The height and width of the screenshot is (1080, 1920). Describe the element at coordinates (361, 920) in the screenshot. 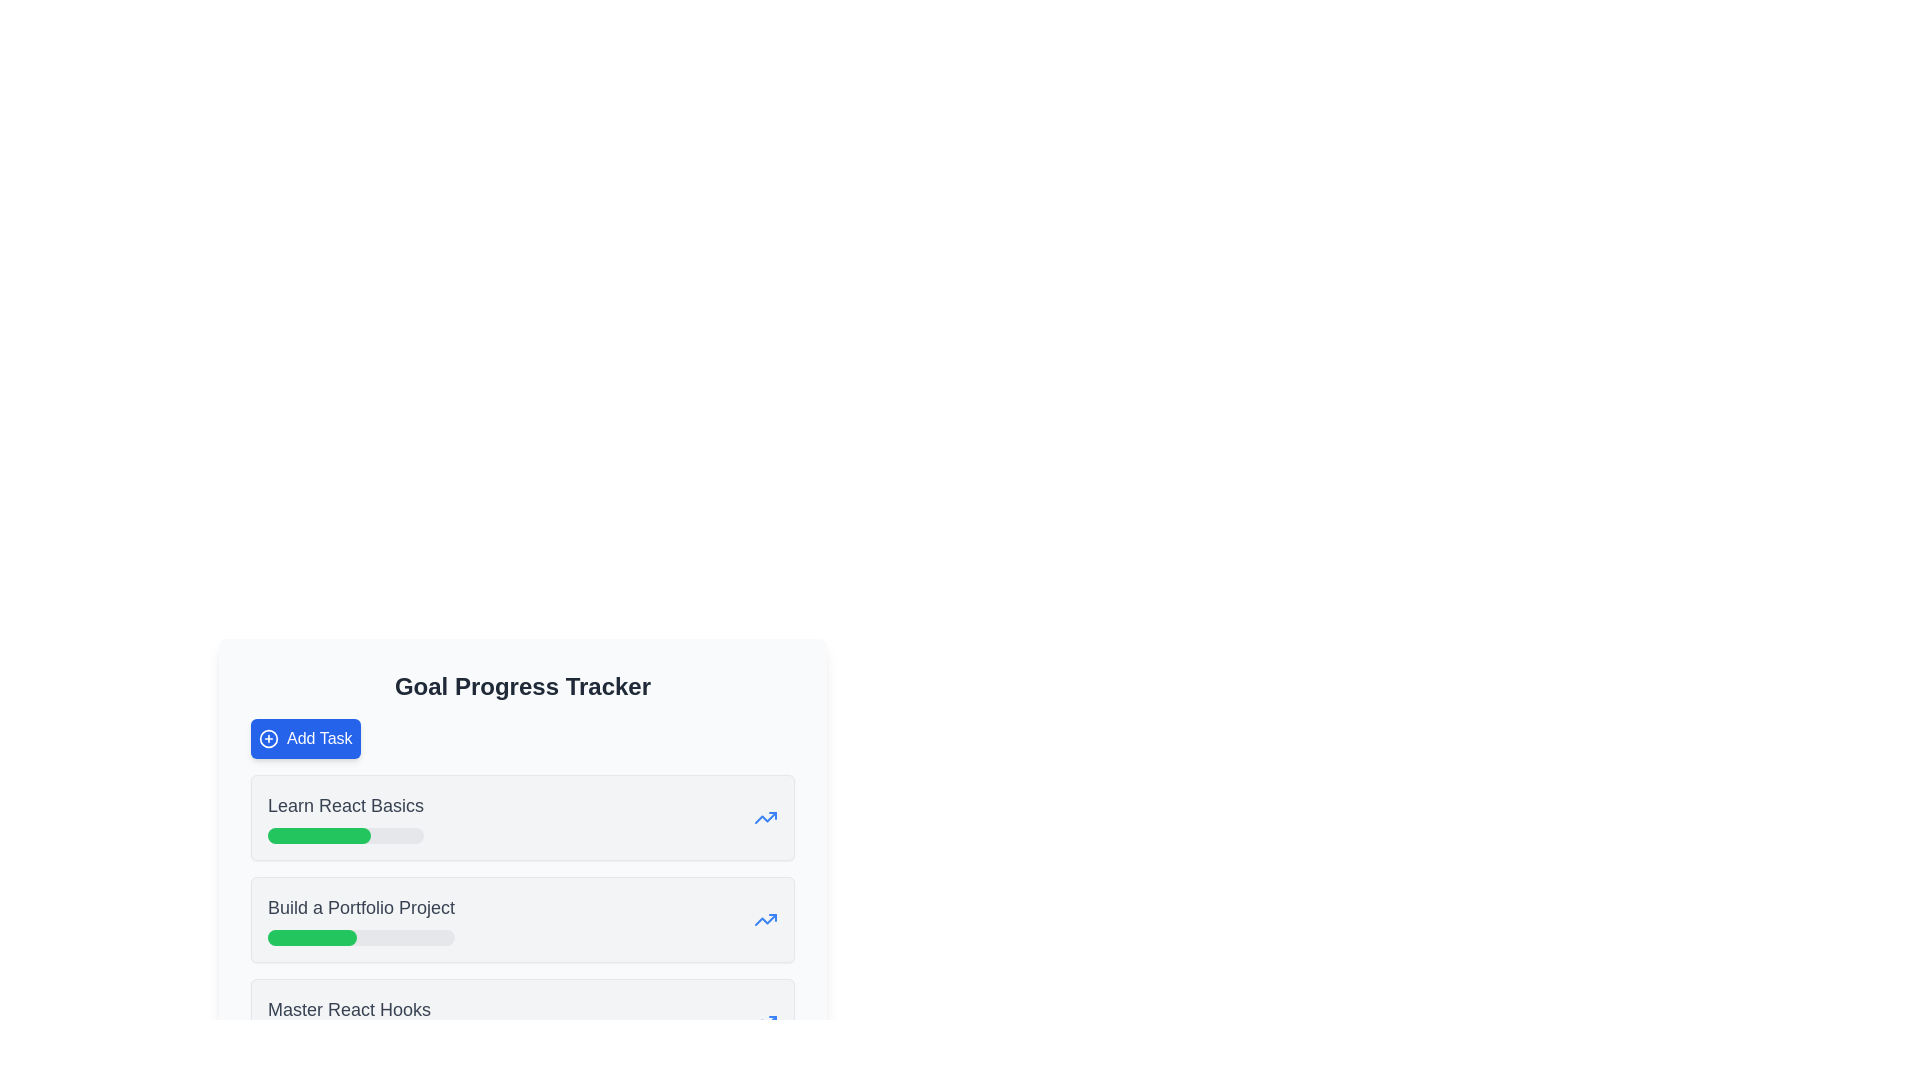

I see `progress value of the task item displaying 'Build a Portfolio Project', which is located in the 'Goal Progress Tracker' section, between 'Learn React Basics' and 'Master React Hooks'` at that location.